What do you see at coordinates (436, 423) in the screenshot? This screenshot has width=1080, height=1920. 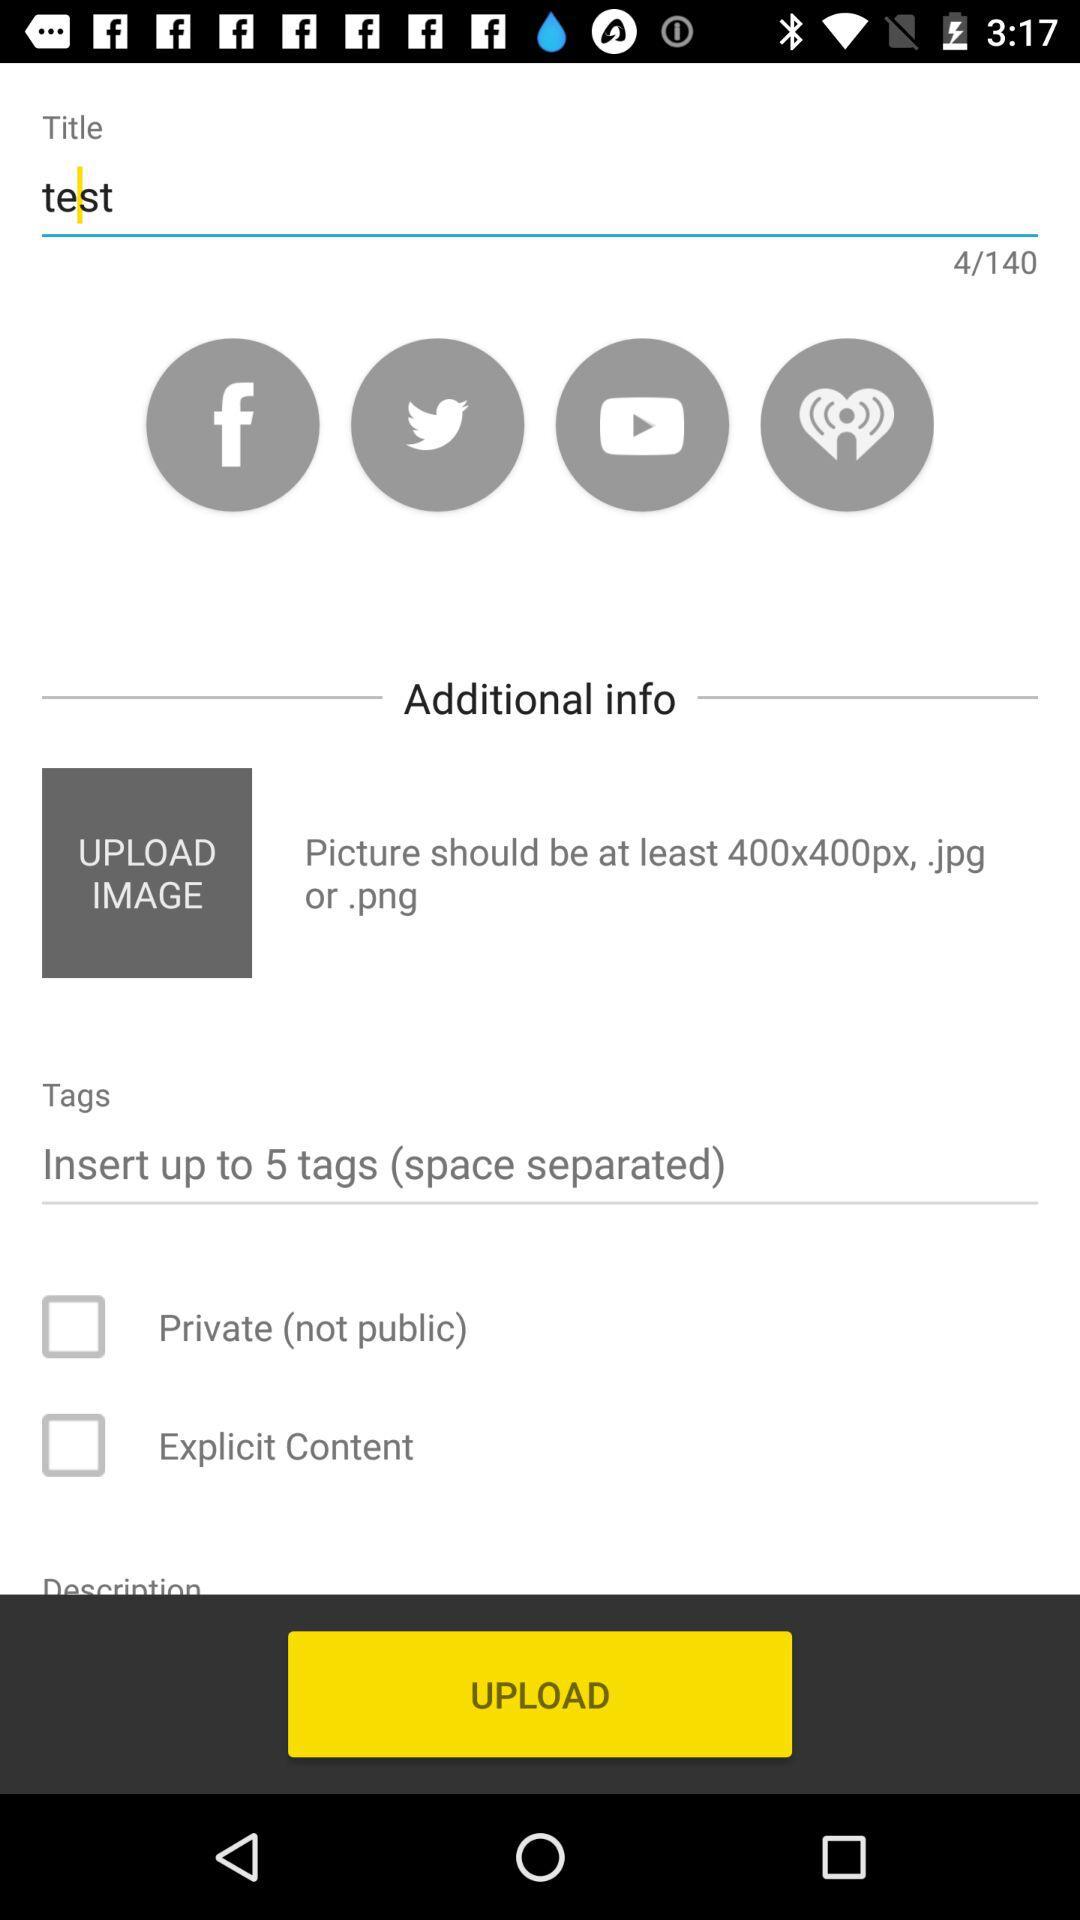 I see `click twitter` at bounding box center [436, 423].